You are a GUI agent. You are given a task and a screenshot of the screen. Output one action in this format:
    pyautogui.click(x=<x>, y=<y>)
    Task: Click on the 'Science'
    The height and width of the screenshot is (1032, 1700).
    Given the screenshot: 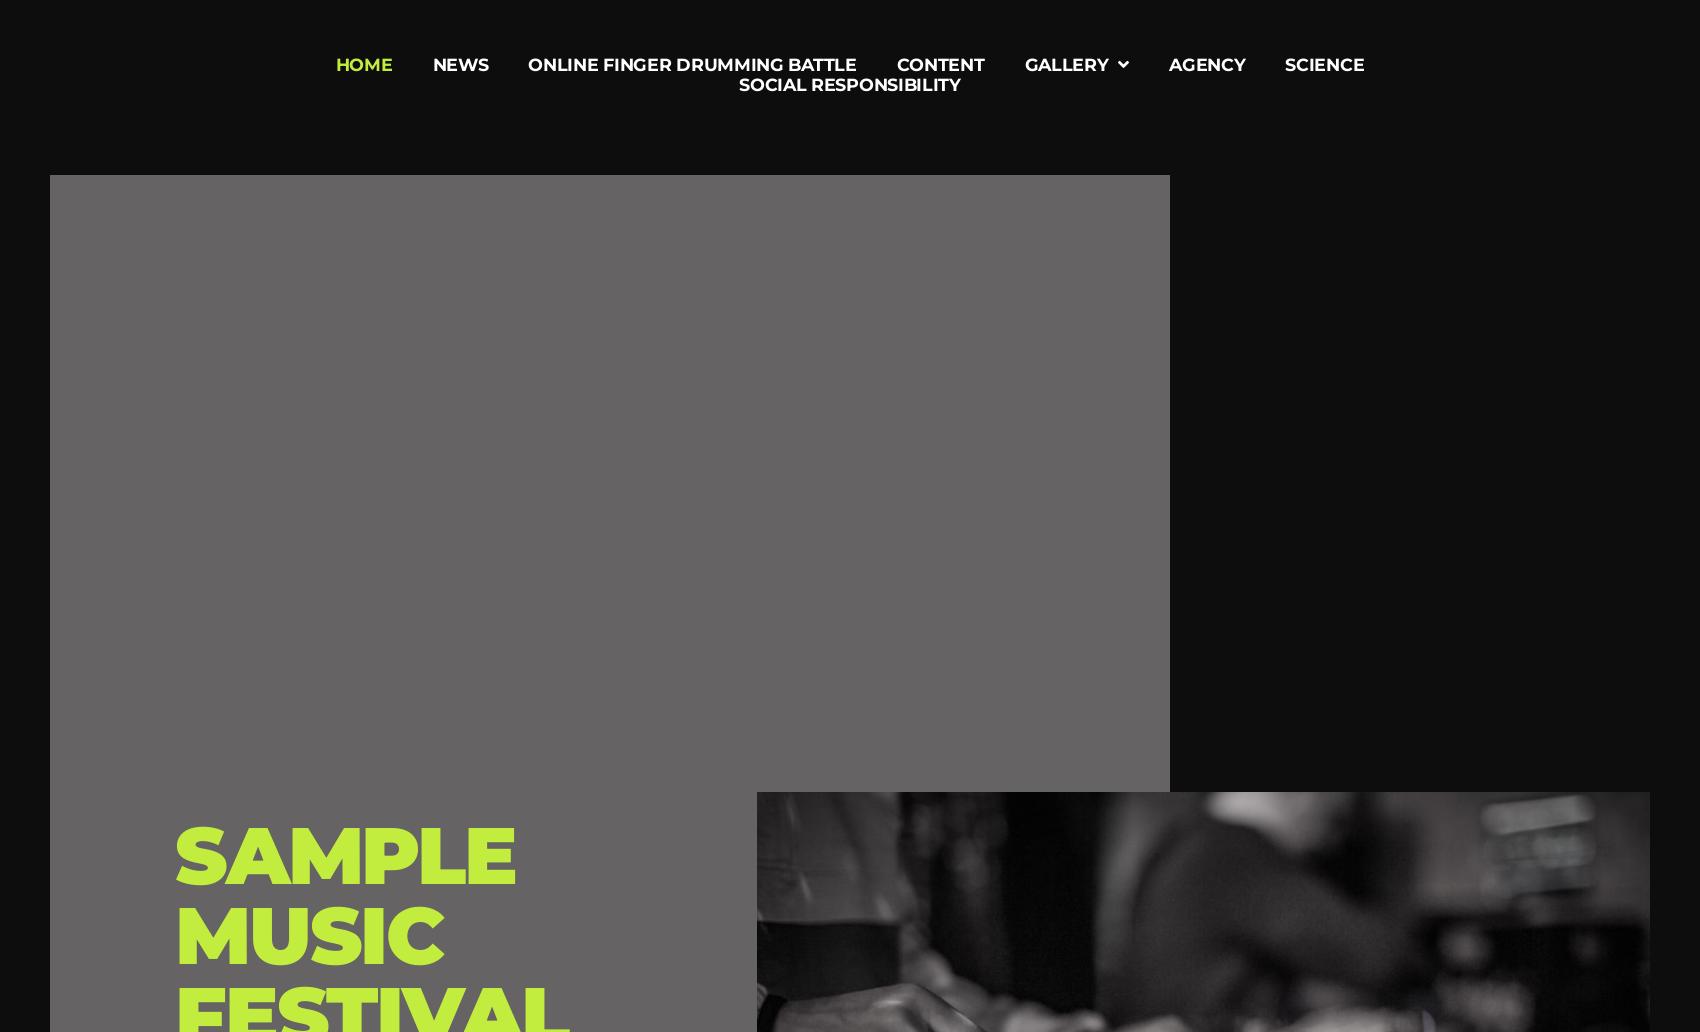 What is the action you would take?
    pyautogui.click(x=1285, y=64)
    